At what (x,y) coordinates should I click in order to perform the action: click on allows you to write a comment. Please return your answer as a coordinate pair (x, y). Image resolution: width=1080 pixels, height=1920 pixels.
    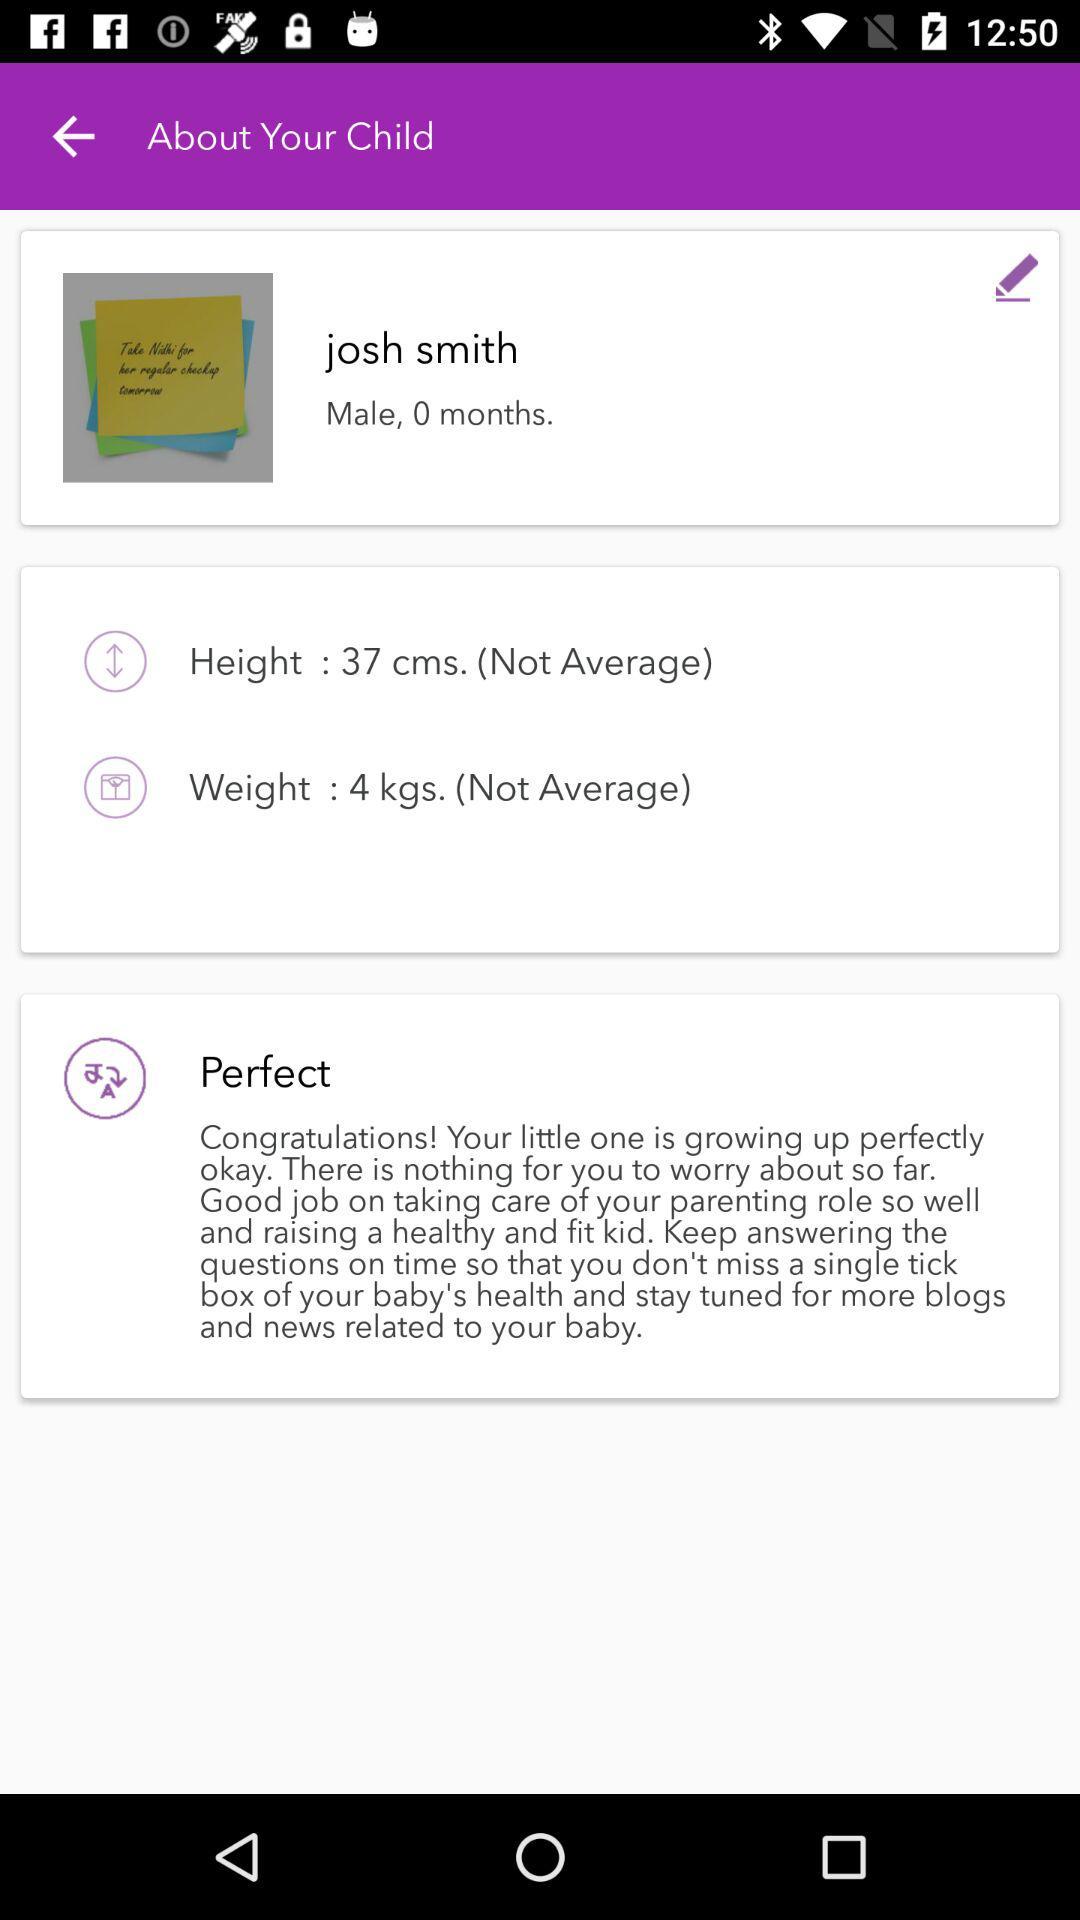
    Looking at the image, I should click on (1017, 272).